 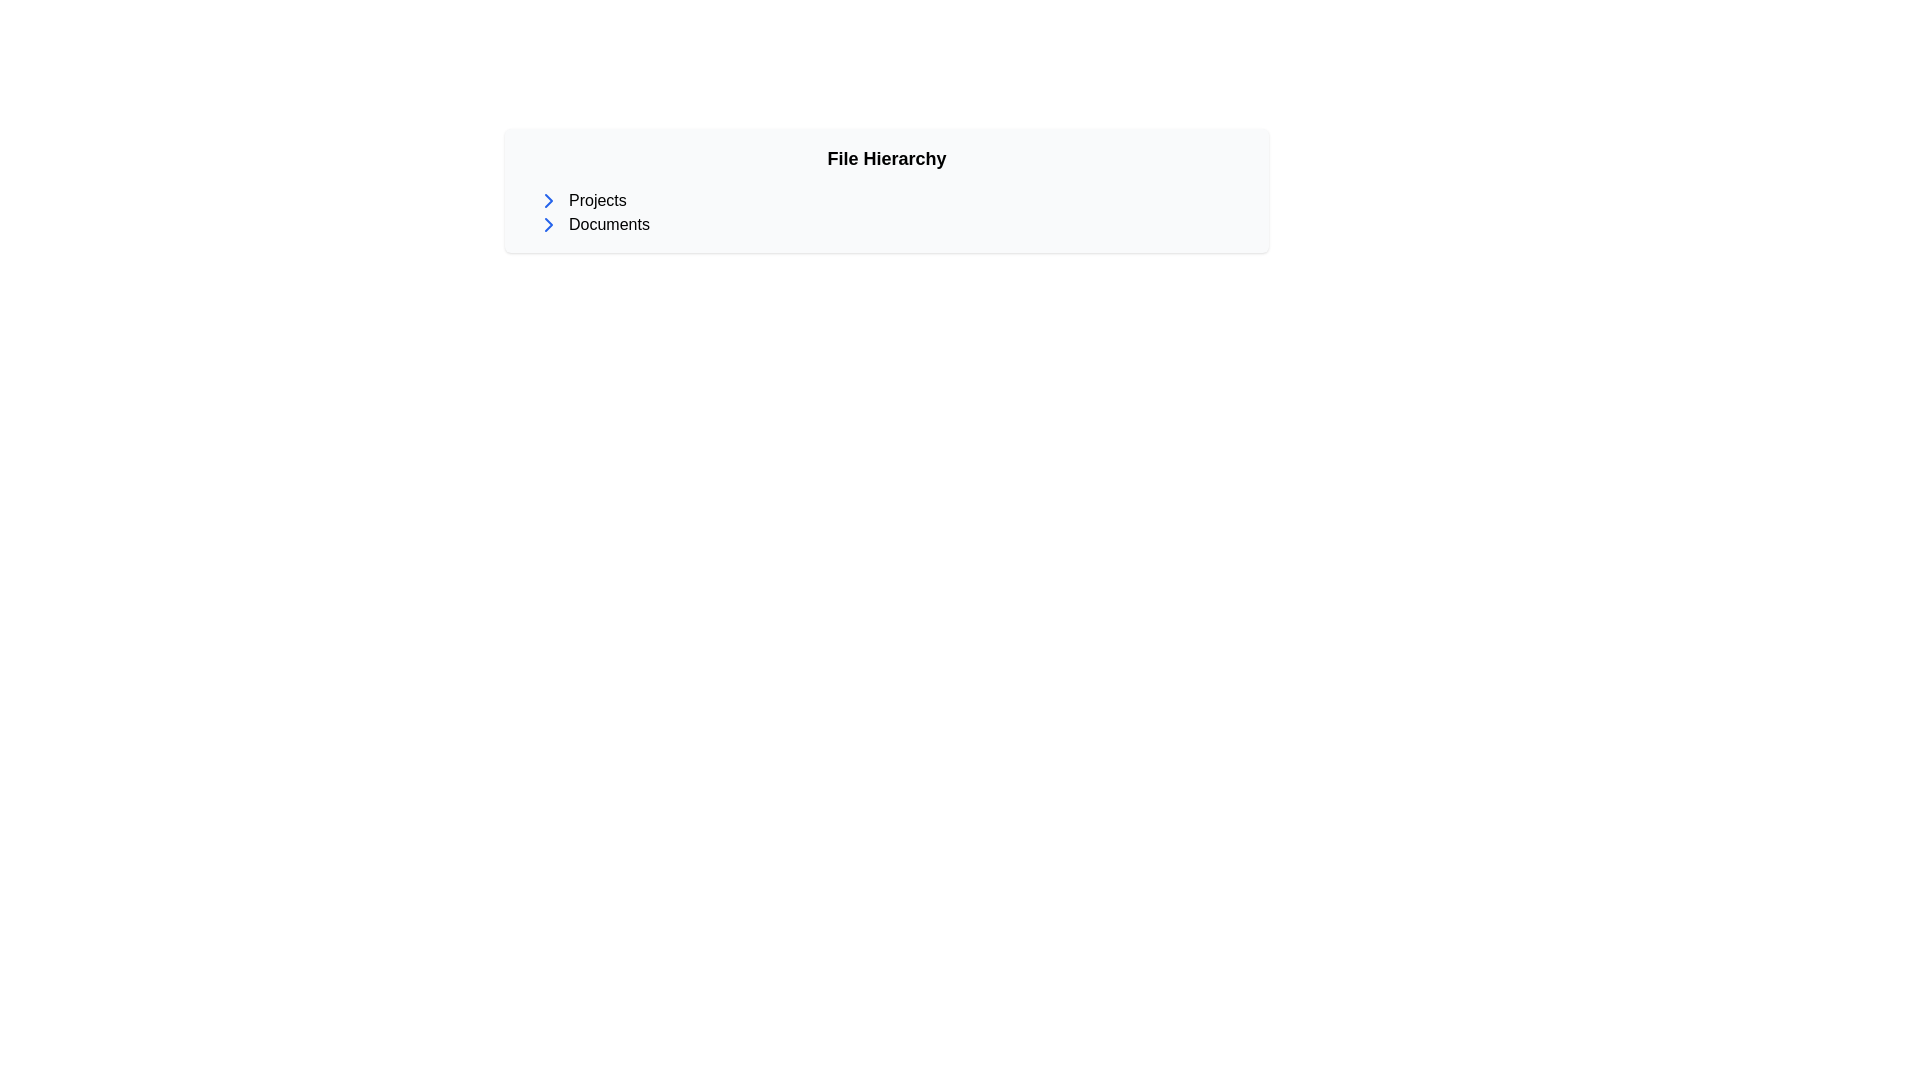 I want to click on the blue right-pointing chevron icon located to the left of the 'Documents' text for keyboard navigation, so click(x=548, y=224).